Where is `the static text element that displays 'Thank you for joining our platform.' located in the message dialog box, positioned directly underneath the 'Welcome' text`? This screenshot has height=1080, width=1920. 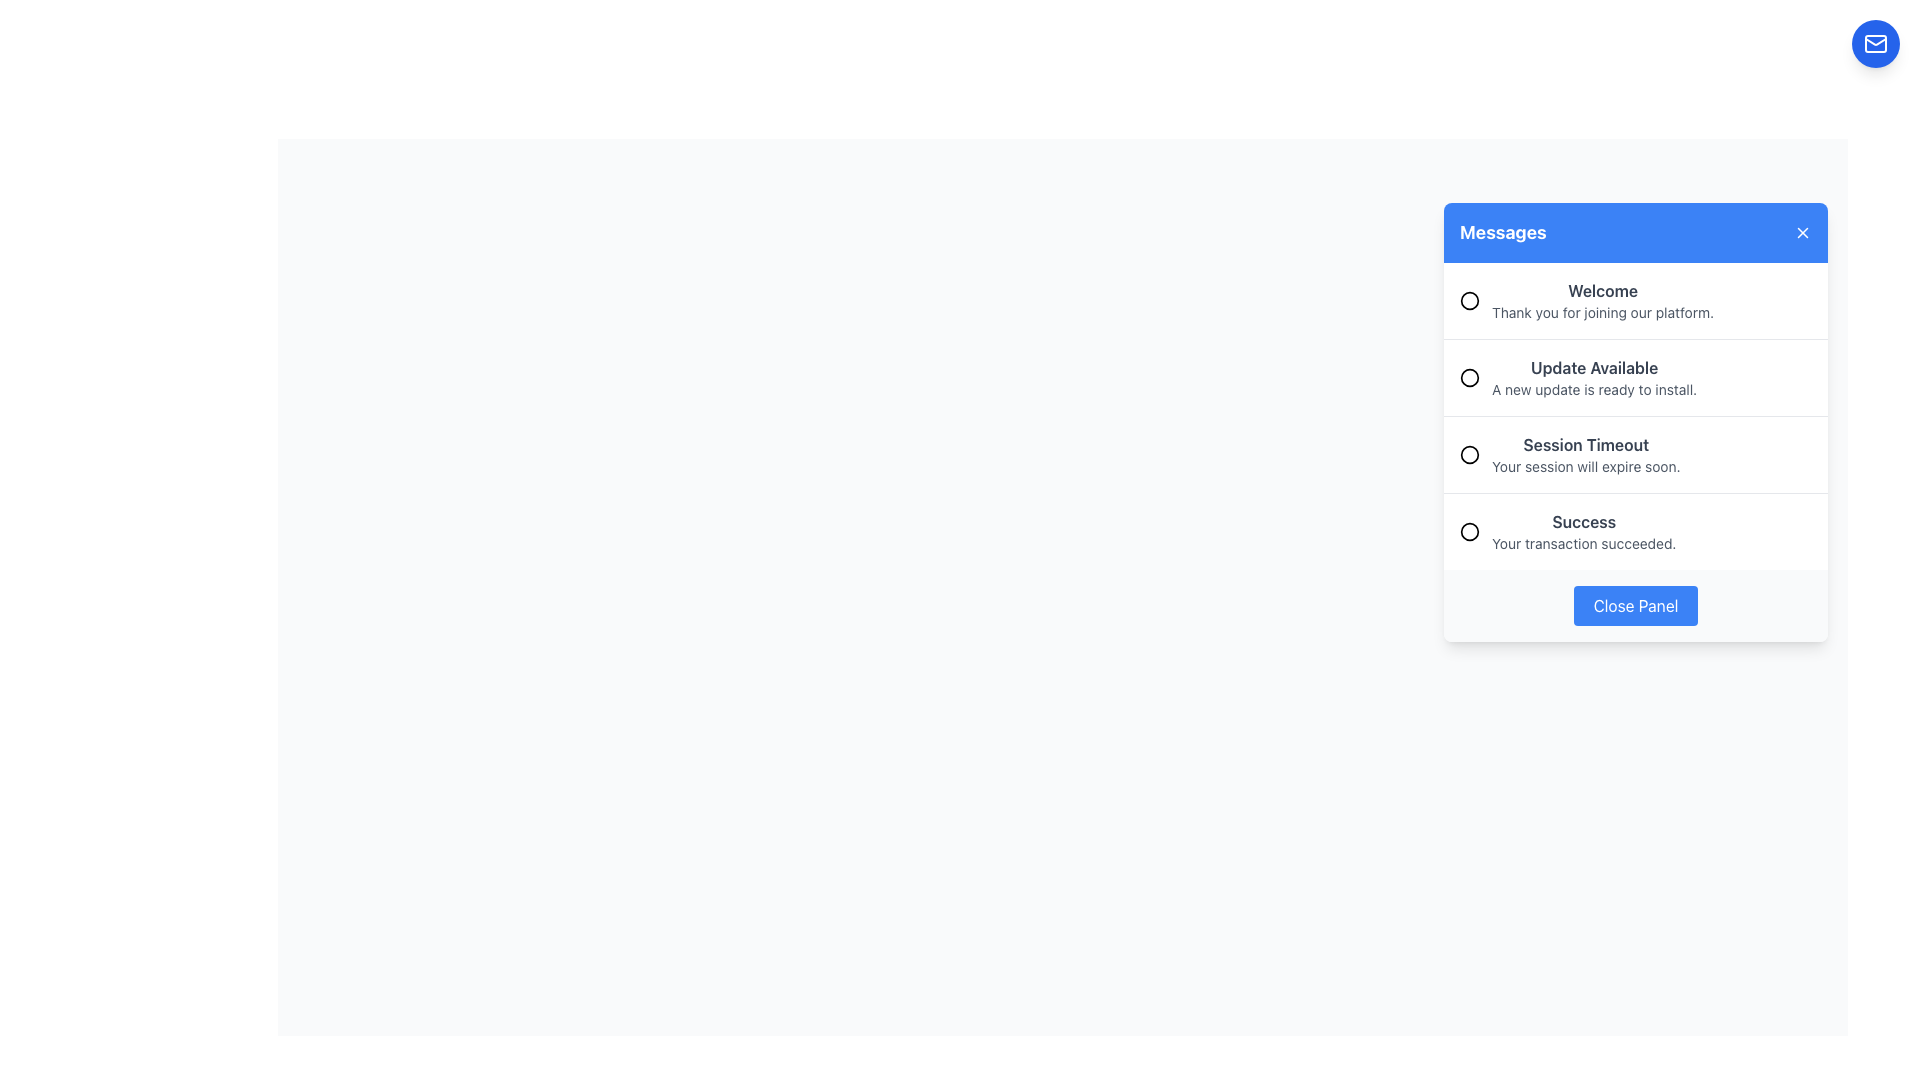 the static text element that displays 'Thank you for joining our platform.' located in the message dialog box, positioned directly underneath the 'Welcome' text is located at coordinates (1603, 312).